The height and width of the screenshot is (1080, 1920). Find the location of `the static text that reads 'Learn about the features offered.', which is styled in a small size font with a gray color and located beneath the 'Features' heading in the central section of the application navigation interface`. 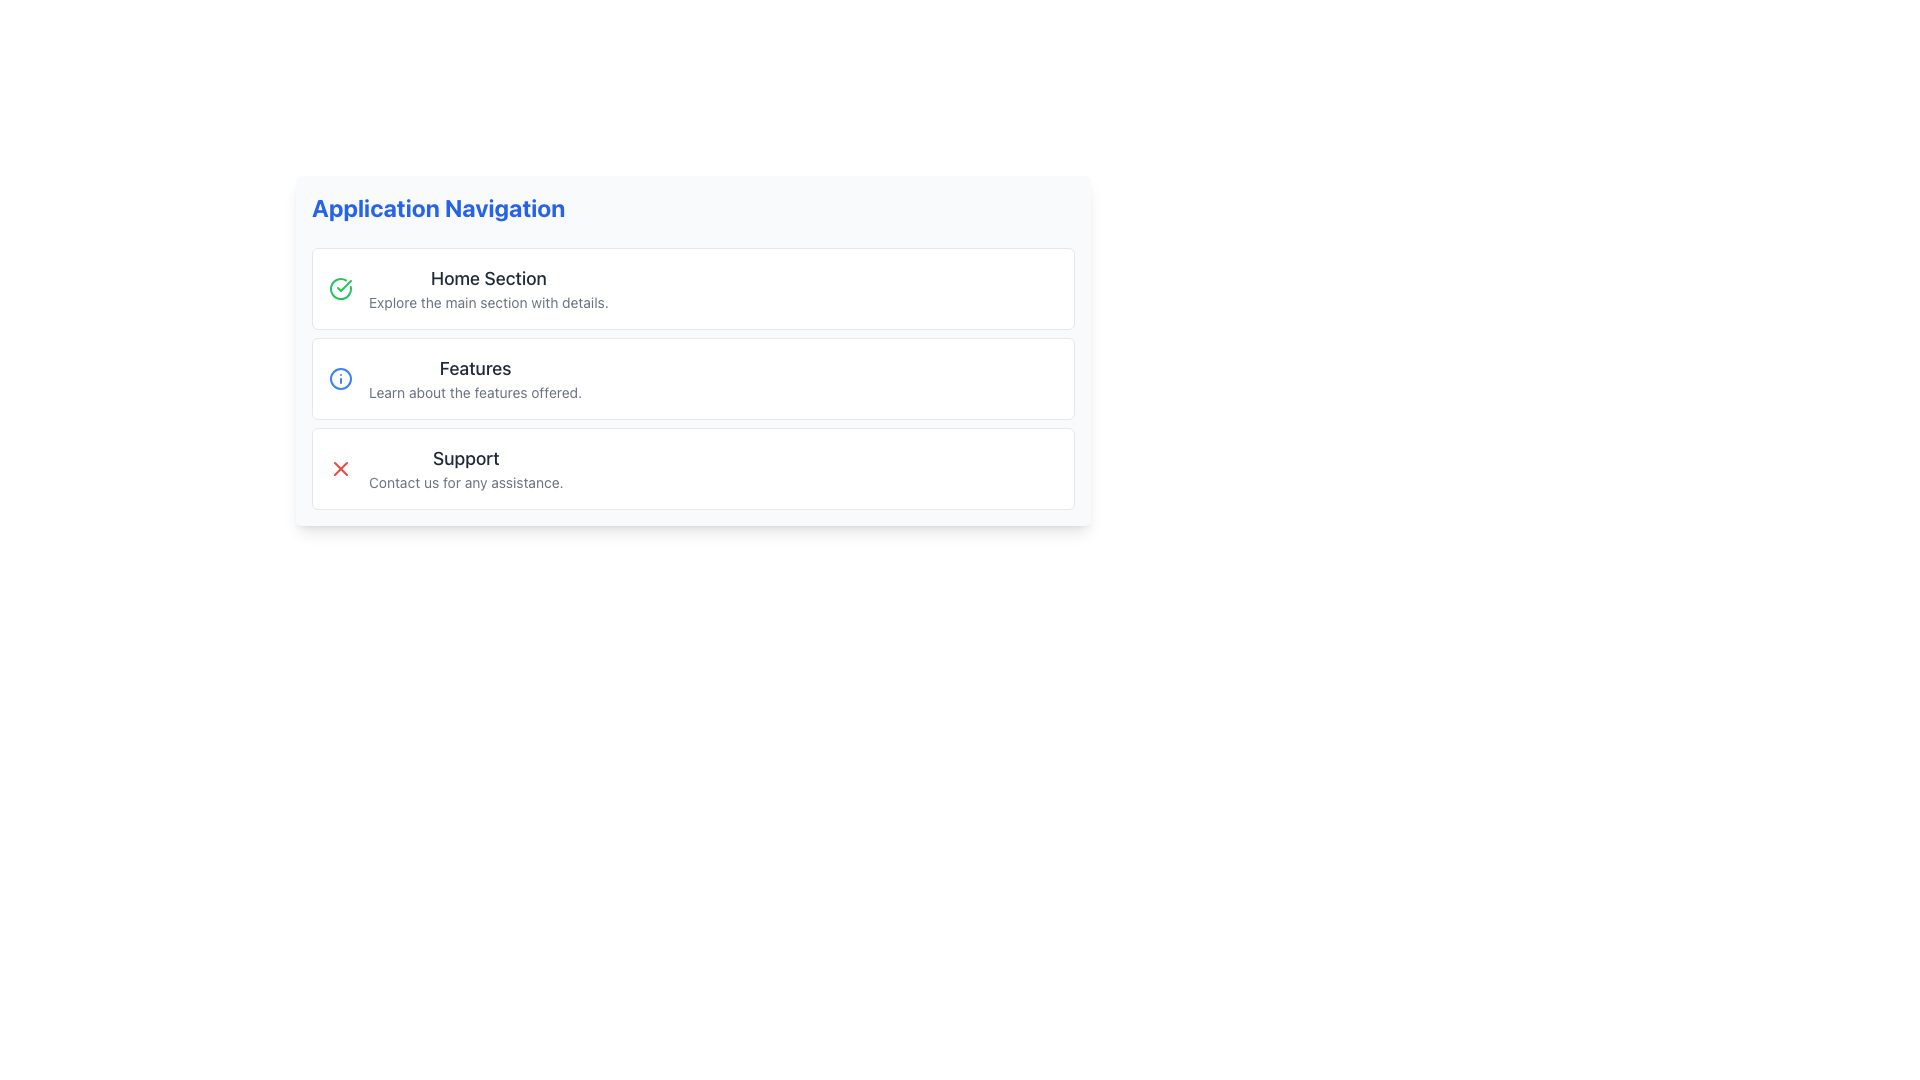

the static text that reads 'Learn about the features offered.', which is styled in a small size font with a gray color and located beneath the 'Features' heading in the central section of the application navigation interface is located at coordinates (474, 393).